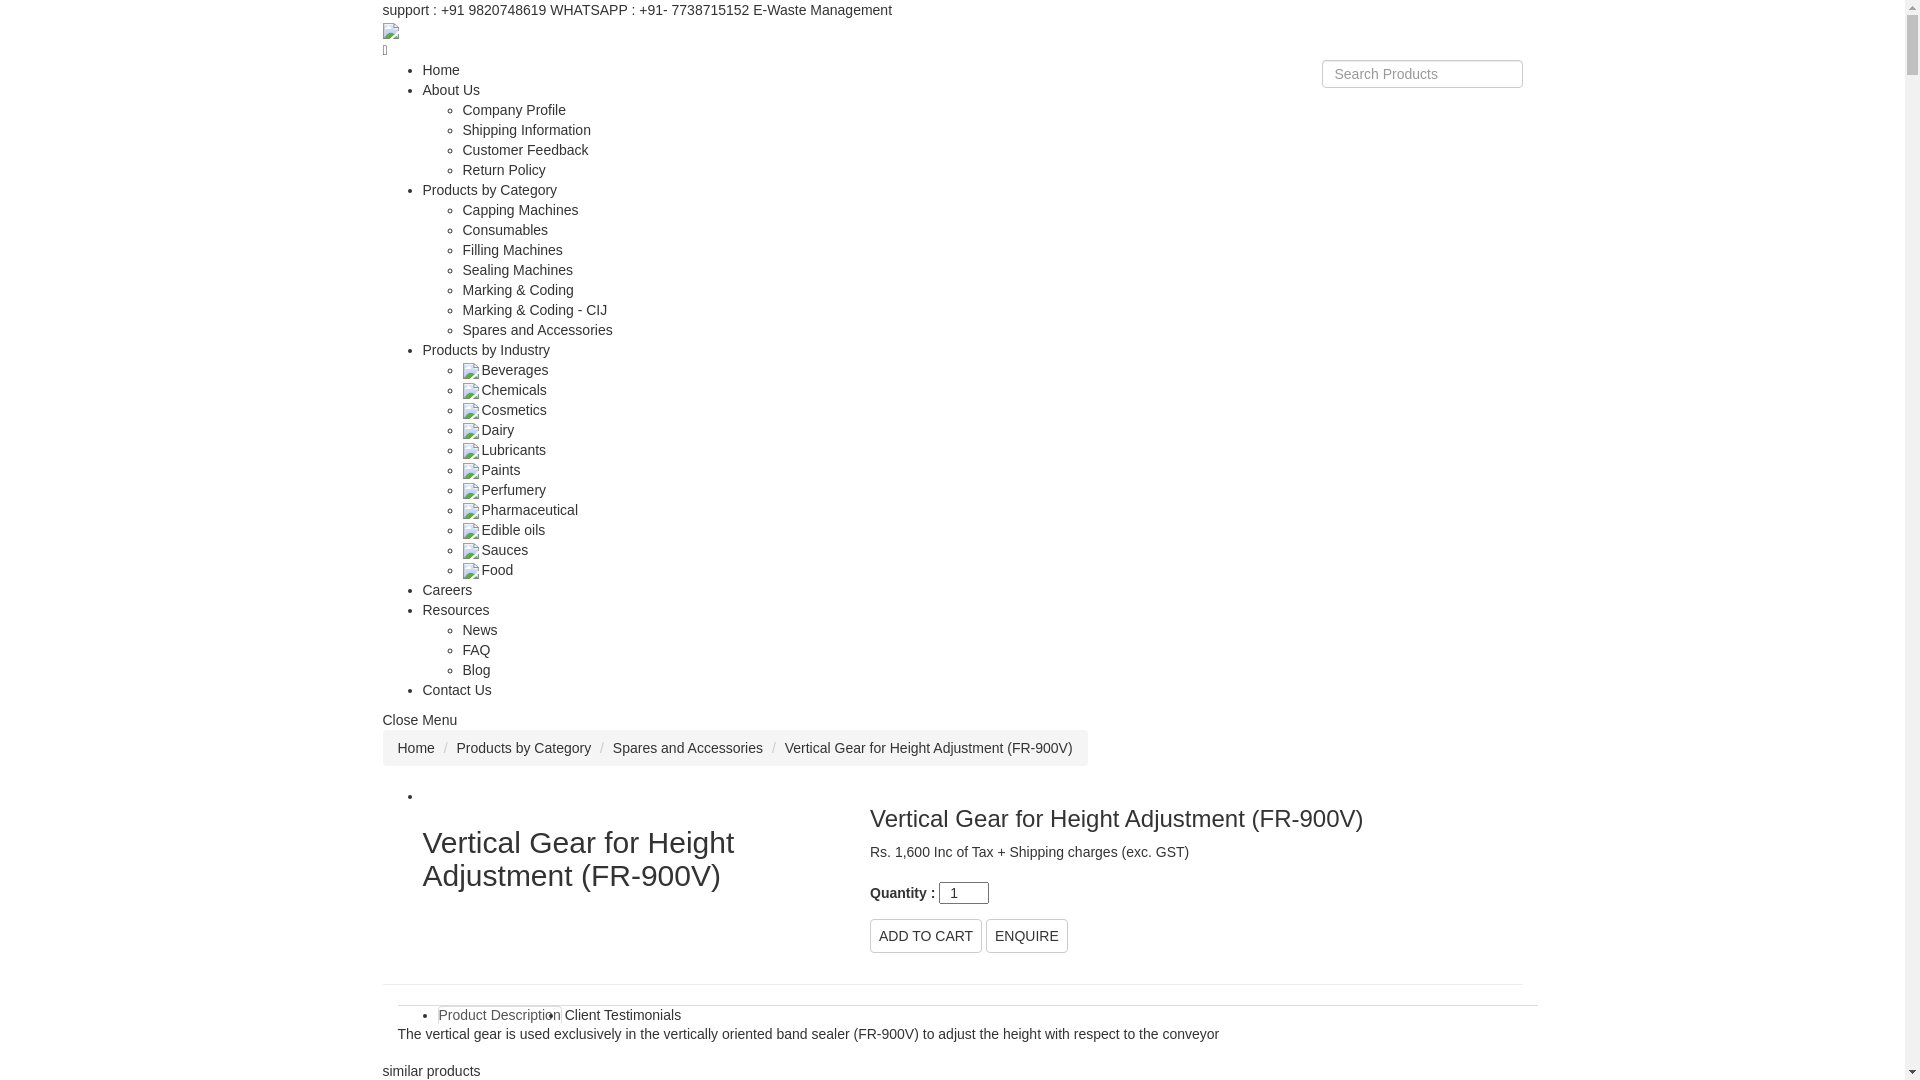 This screenshot has width=1920, height=1080. I want to click on 'E-Waste Management', so click(822, 10).